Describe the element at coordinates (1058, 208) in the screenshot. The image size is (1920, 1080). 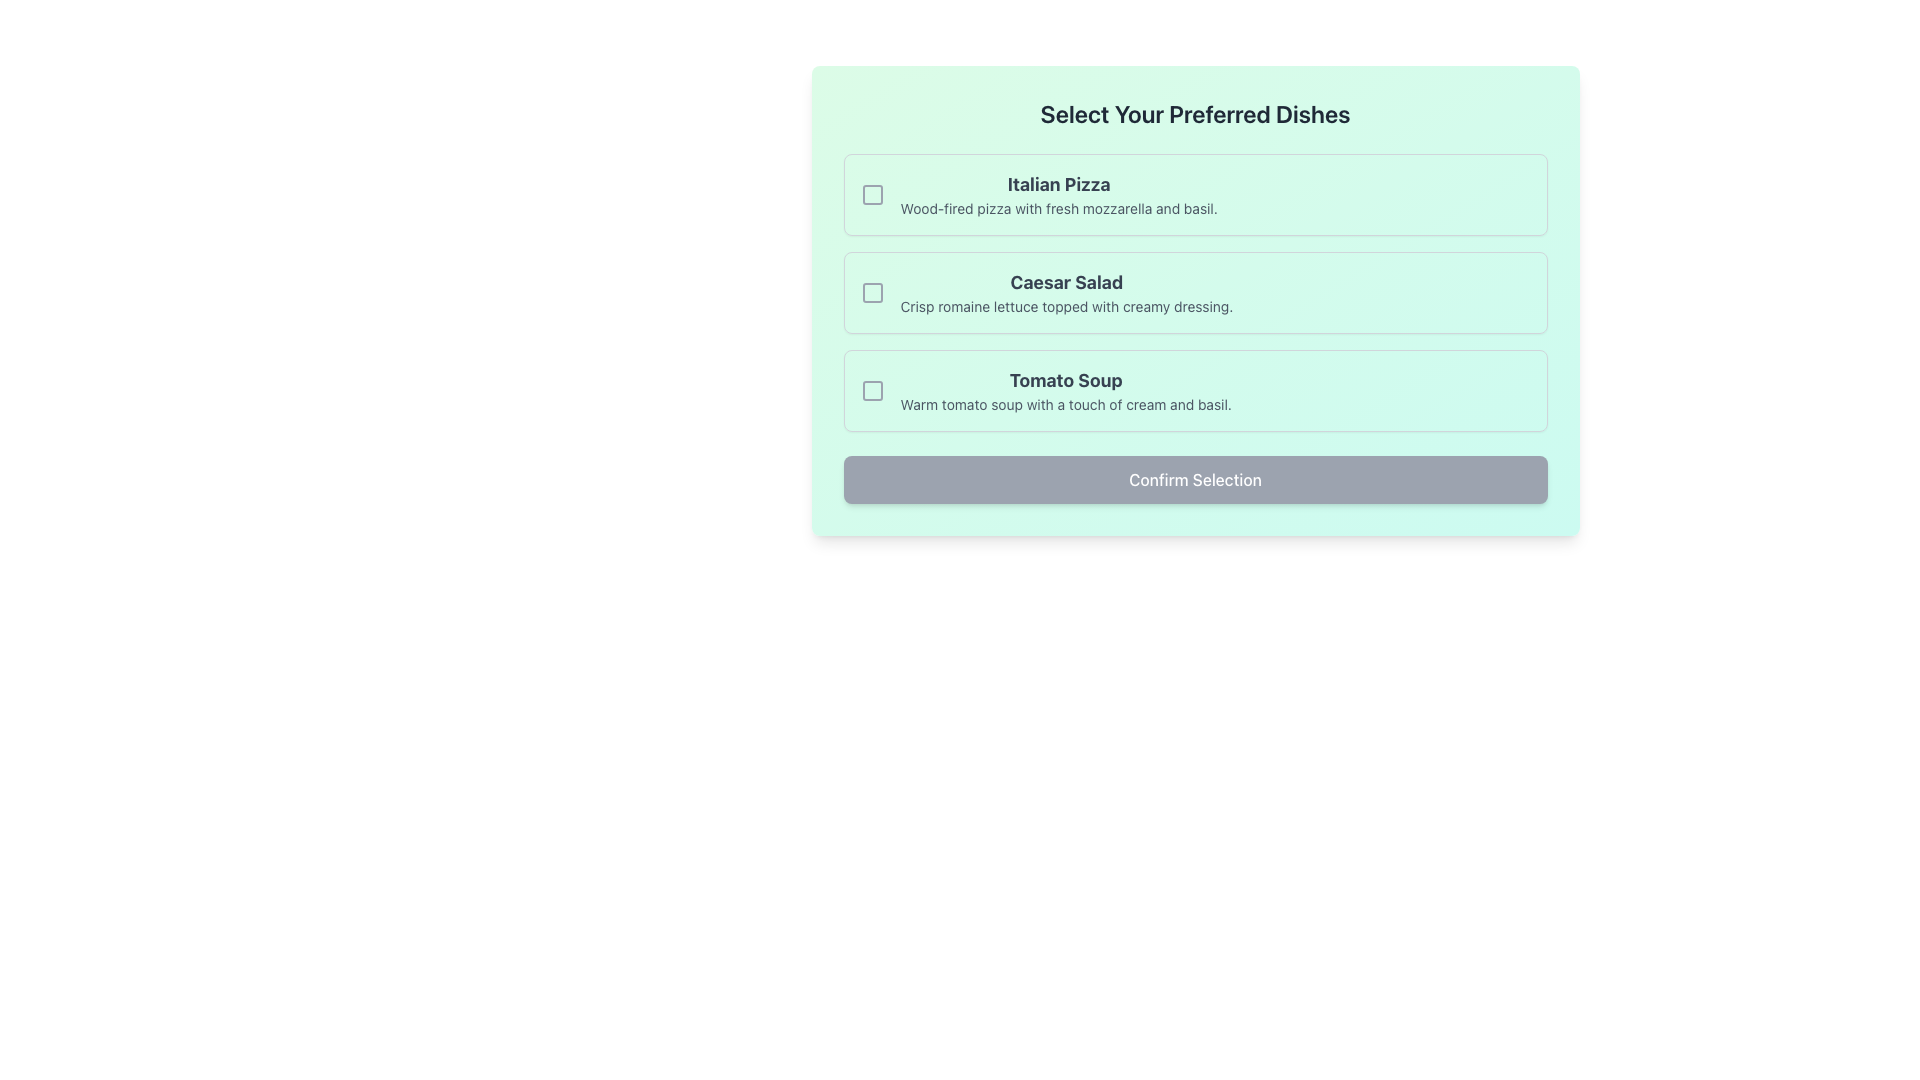
I see `the text element that reads 'Wood-fired pizza with fresh mozzarella and basil', which is located directly beneath the bold heading 'Italian Pizza'` at that location.